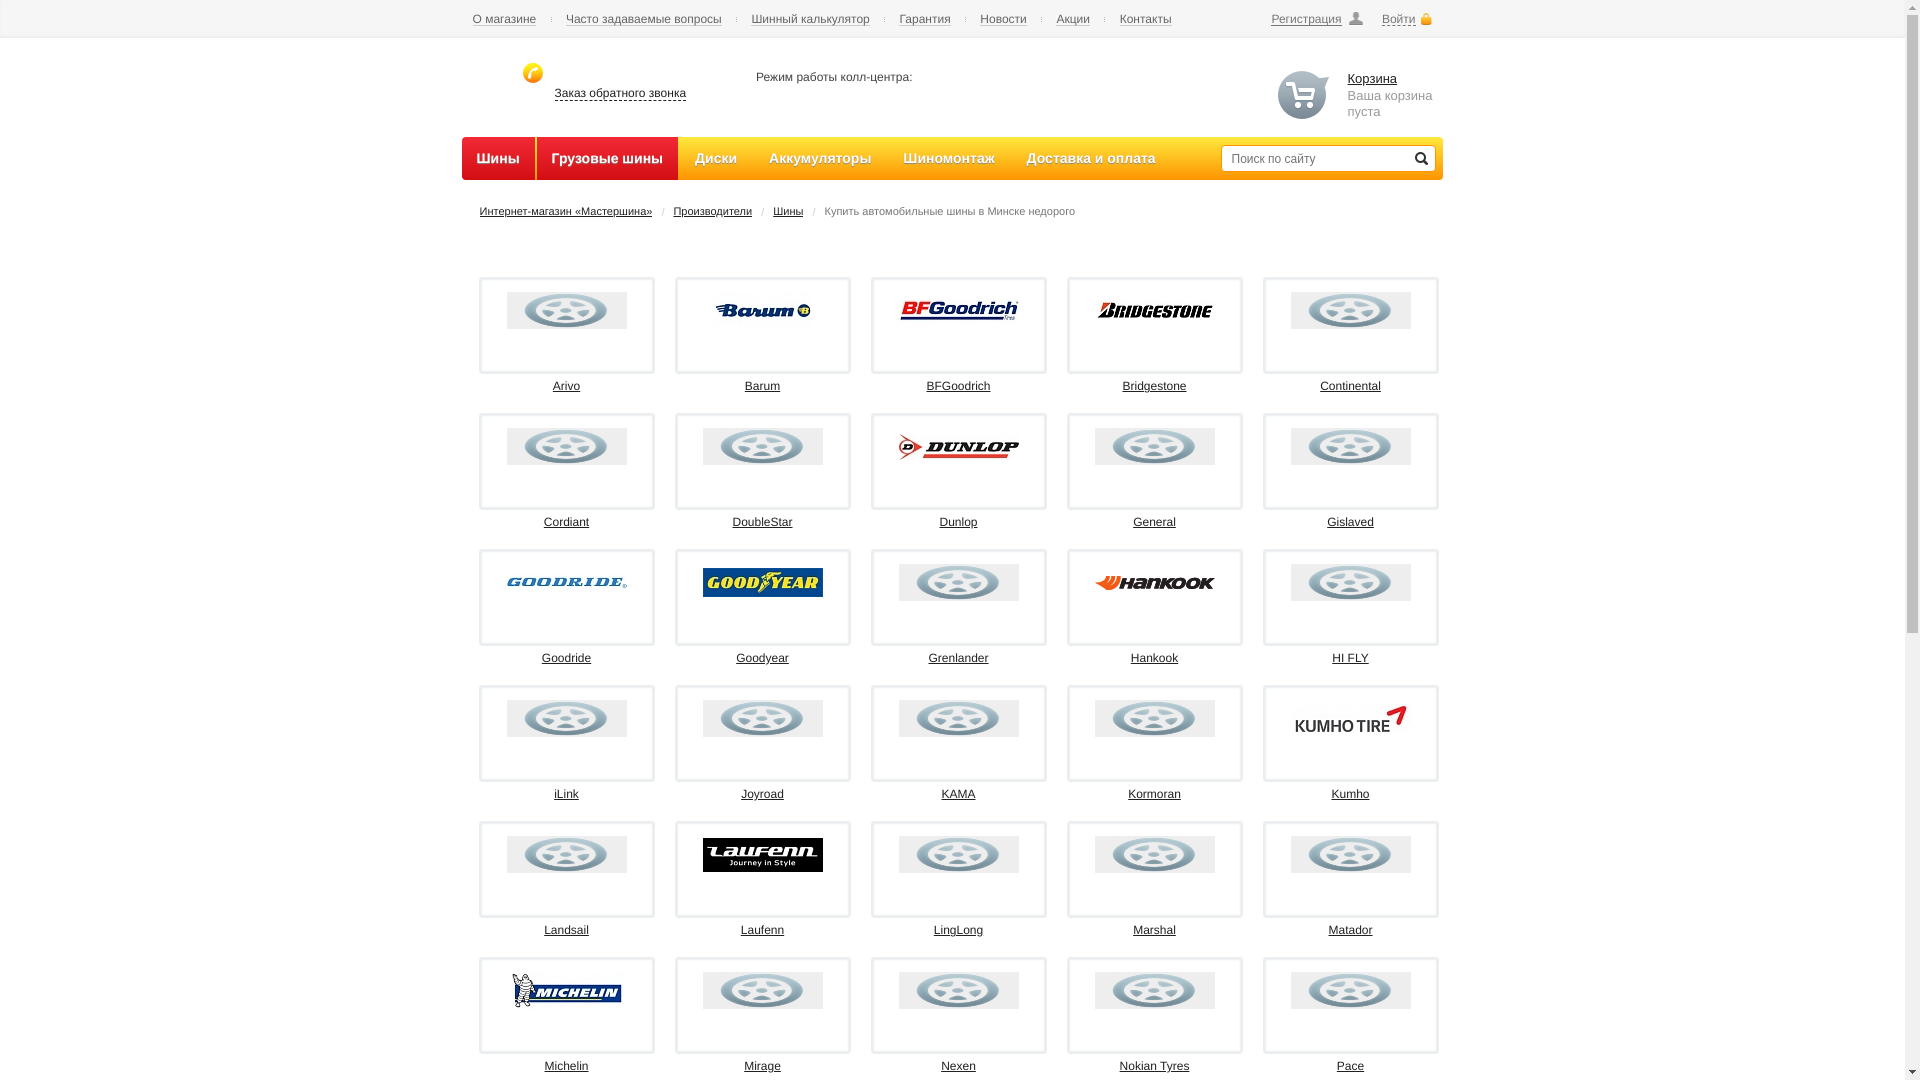  Describe the element at coordinates (1349, 717) in the screenshot. I see `'Kumho'` at that location.